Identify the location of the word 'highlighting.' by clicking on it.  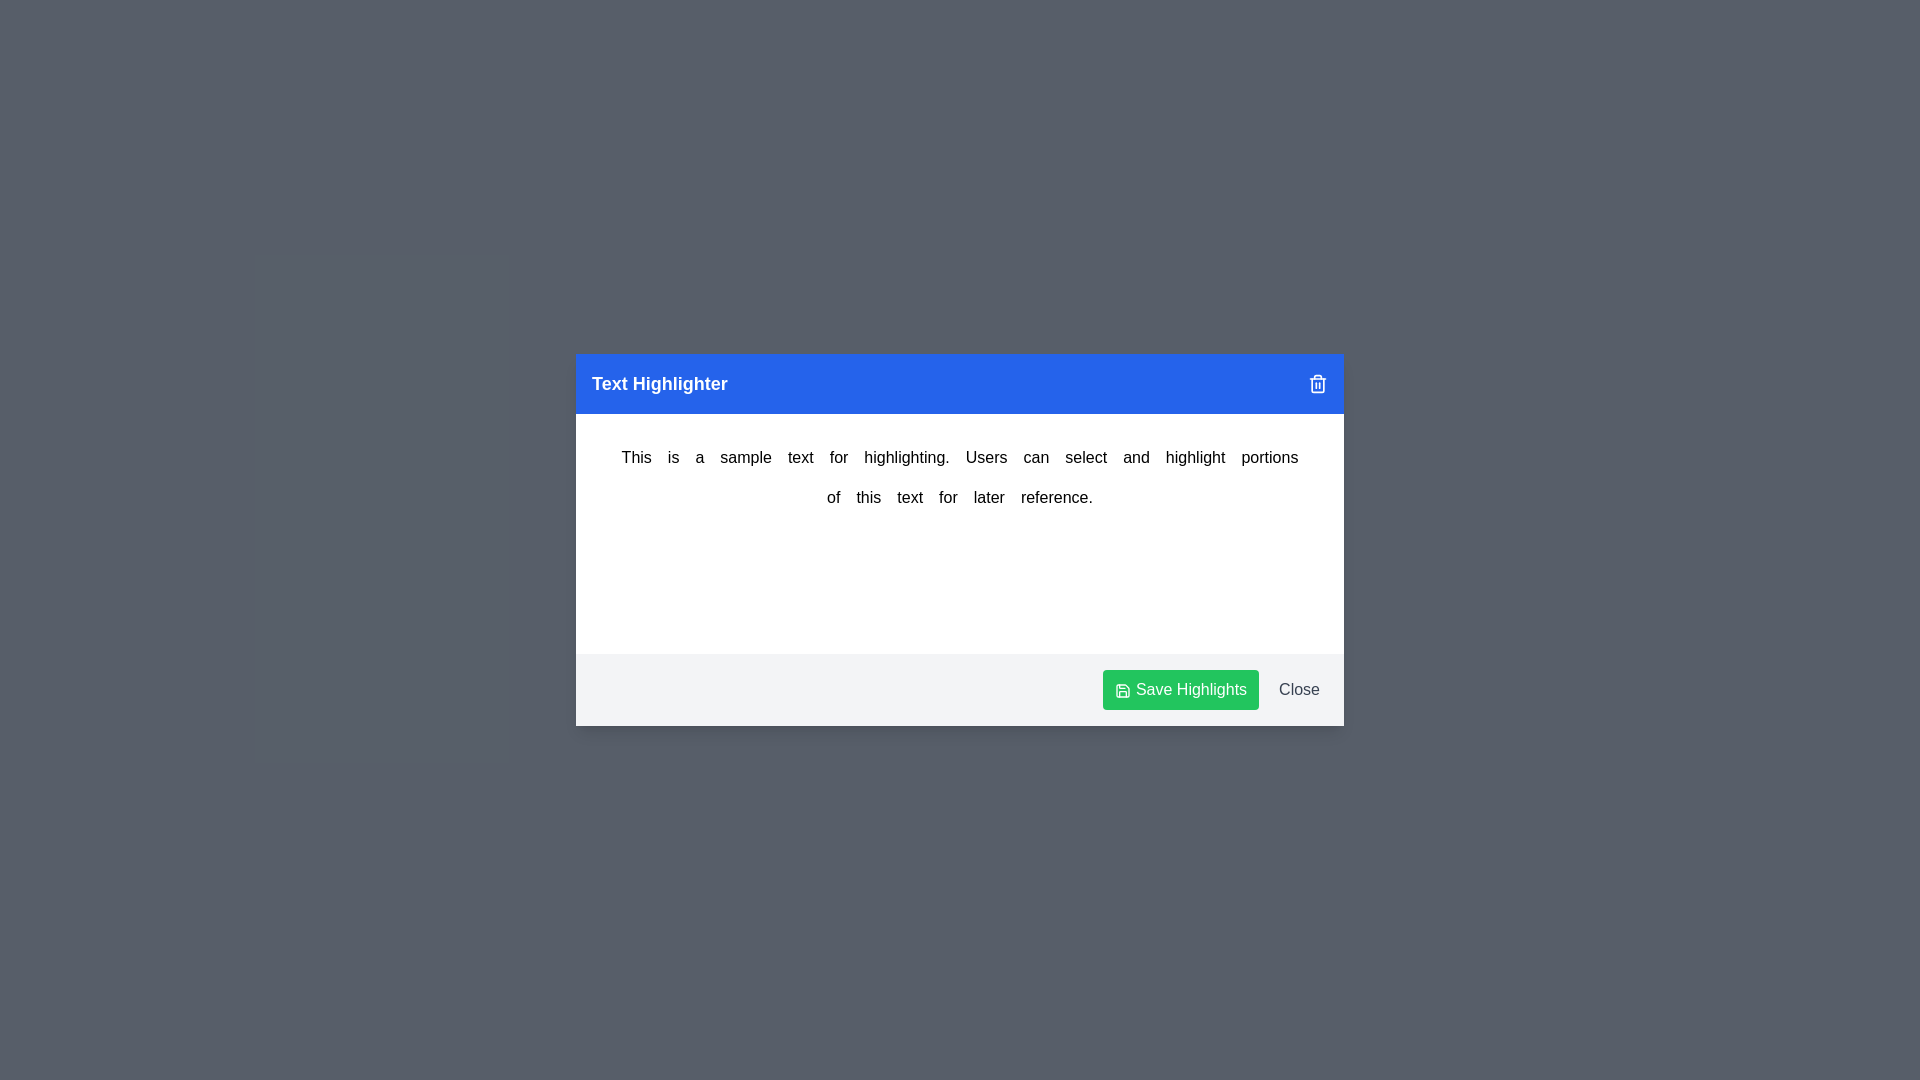
(906, 458).